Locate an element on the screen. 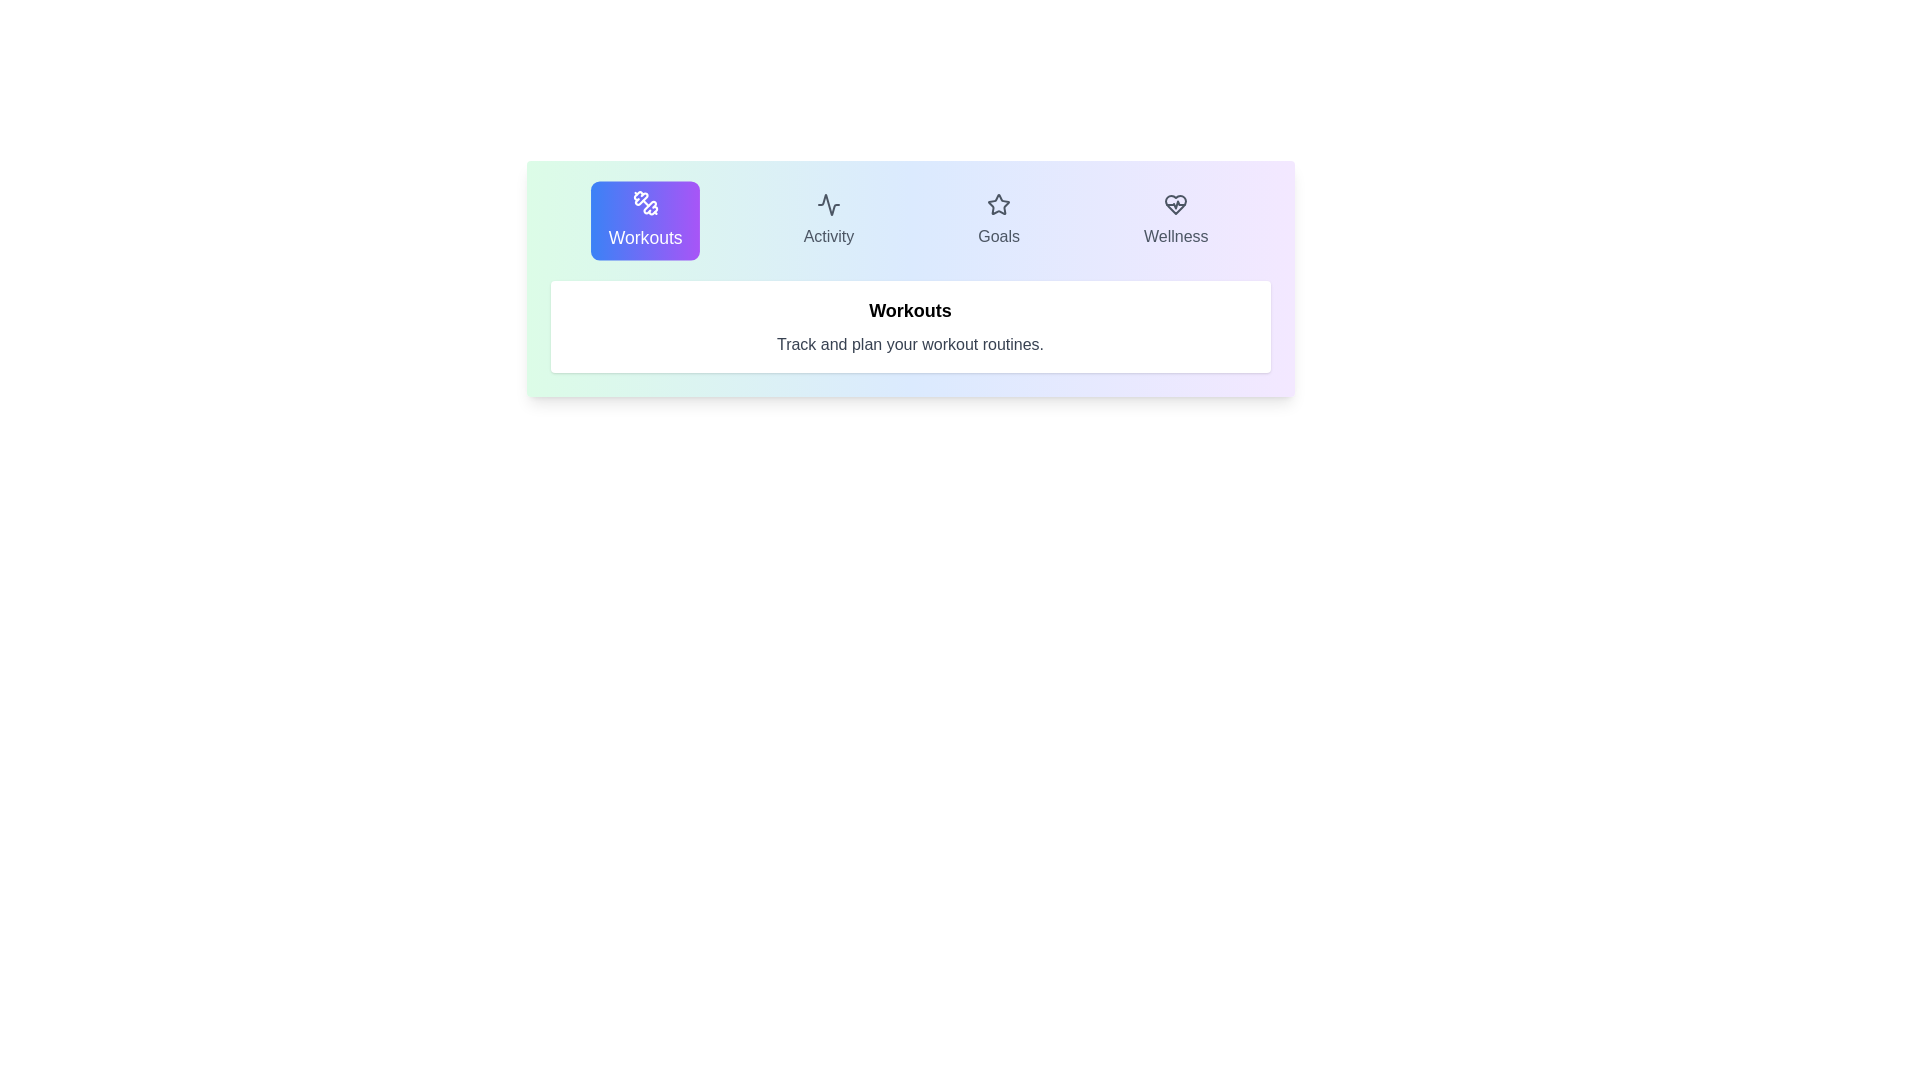  the heart icon with a pulse line in the Wellness section of the navigation bar, located at the top-right of the component is located at coordinates (1176, 204).